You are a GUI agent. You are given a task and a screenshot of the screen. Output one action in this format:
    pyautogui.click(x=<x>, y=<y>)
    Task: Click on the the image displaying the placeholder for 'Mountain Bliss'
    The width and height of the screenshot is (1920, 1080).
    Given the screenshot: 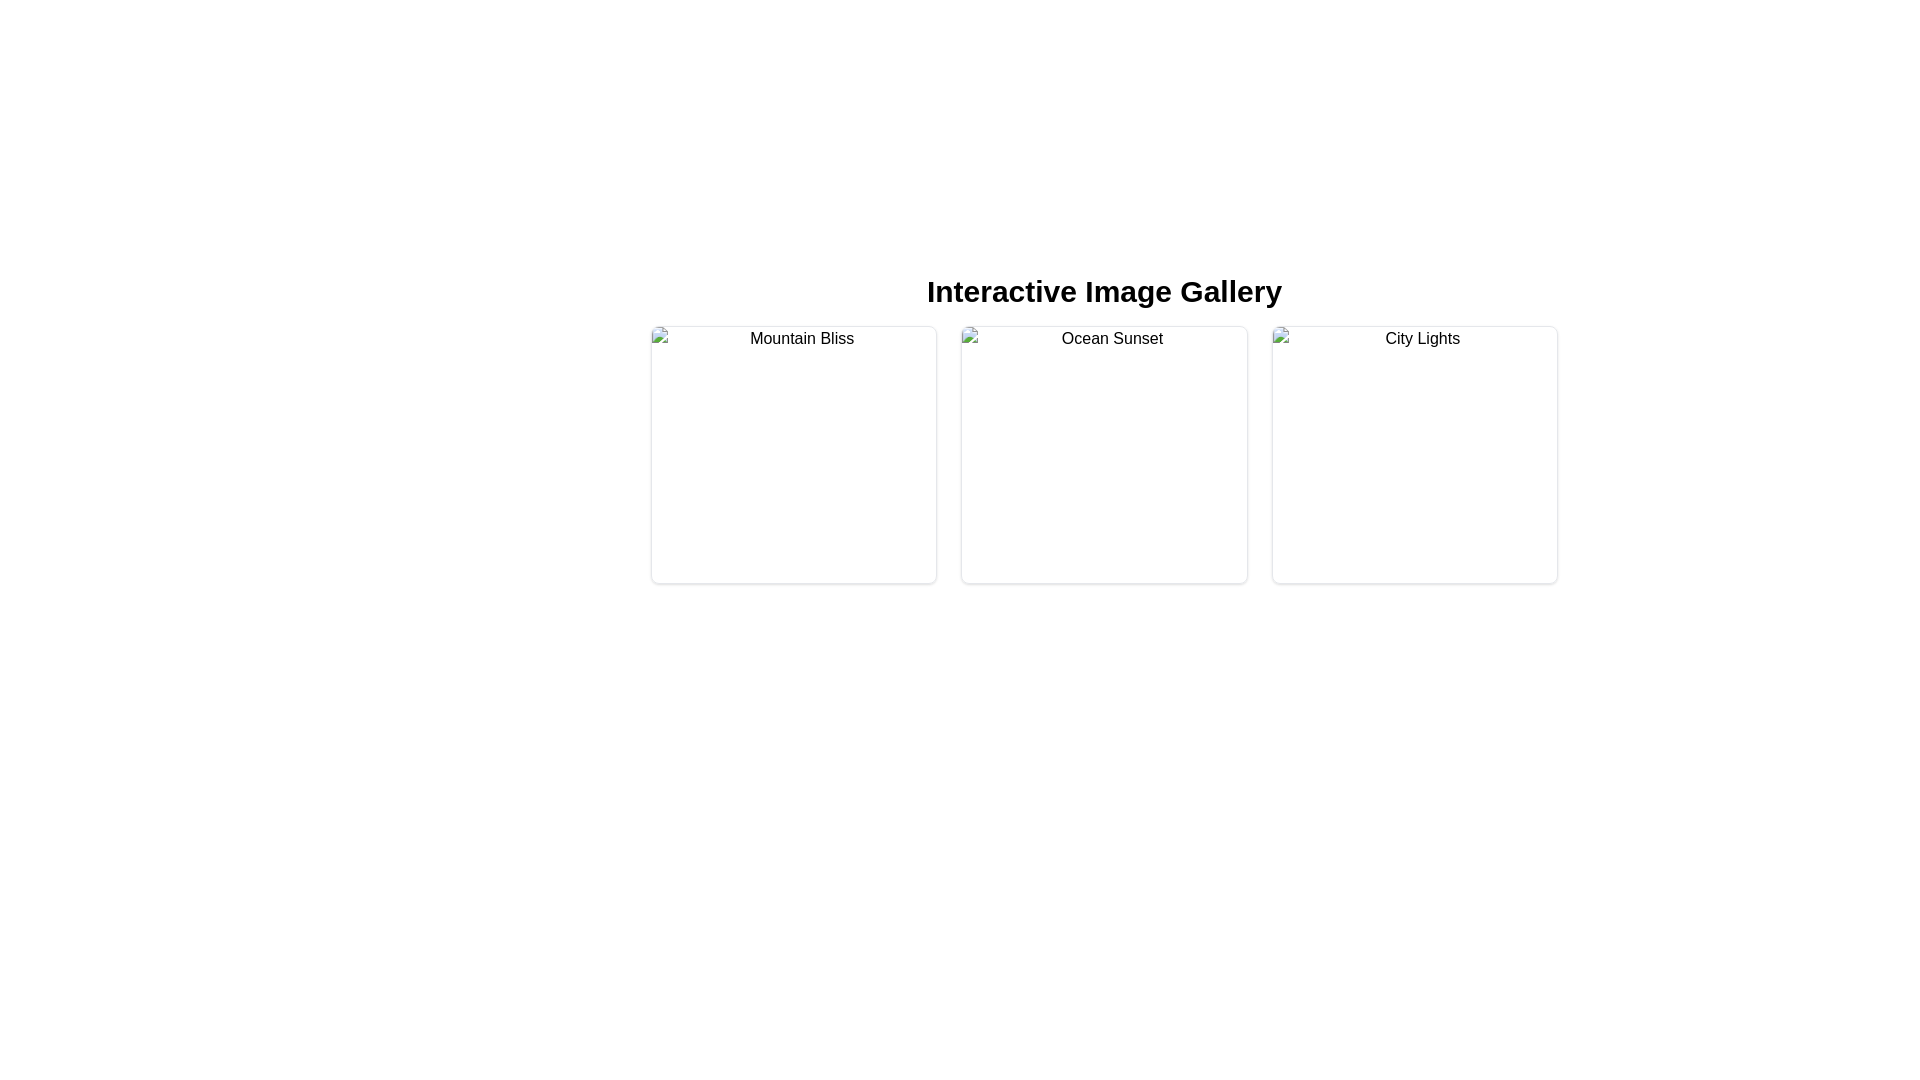 What is the action you would take?
    pyautogui.click(x=793, y=455)
    